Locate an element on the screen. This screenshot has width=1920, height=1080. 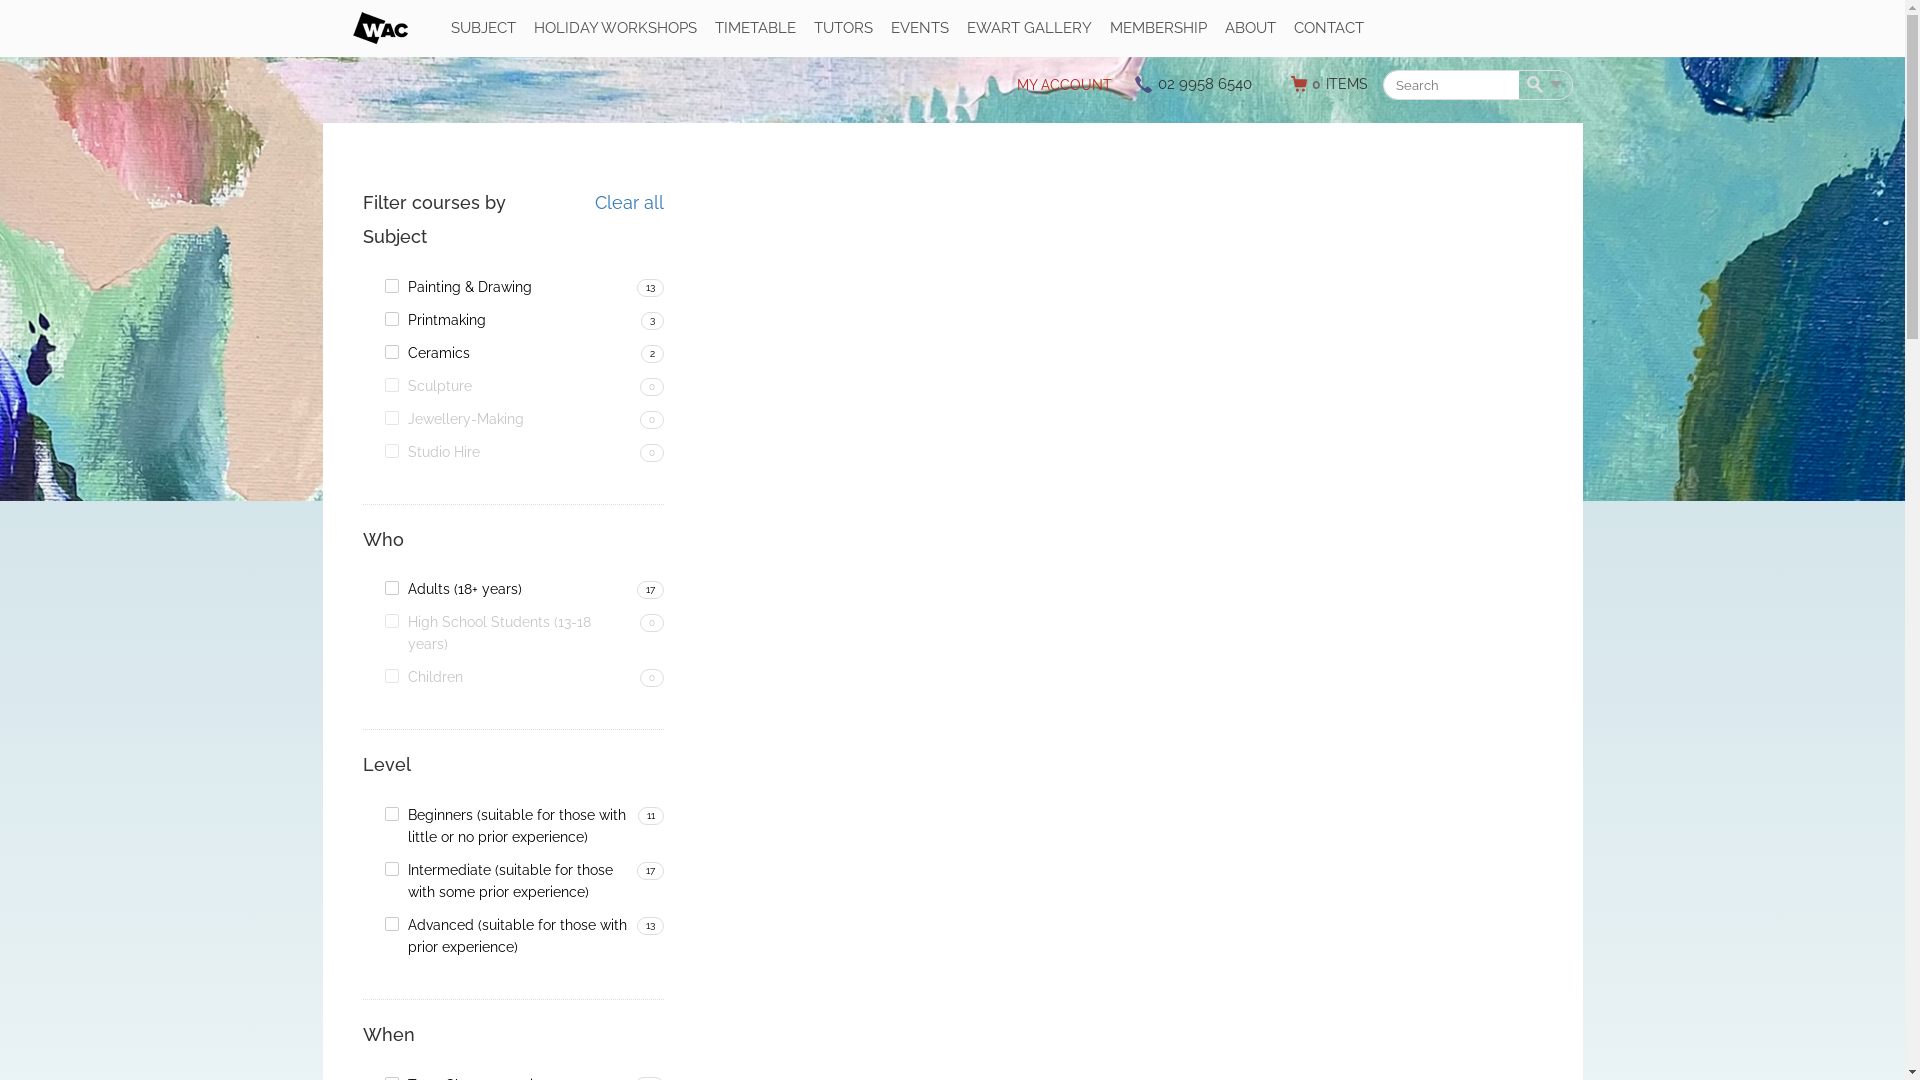
'MEMBERSHIP' is located at coordinates (1101, 27).